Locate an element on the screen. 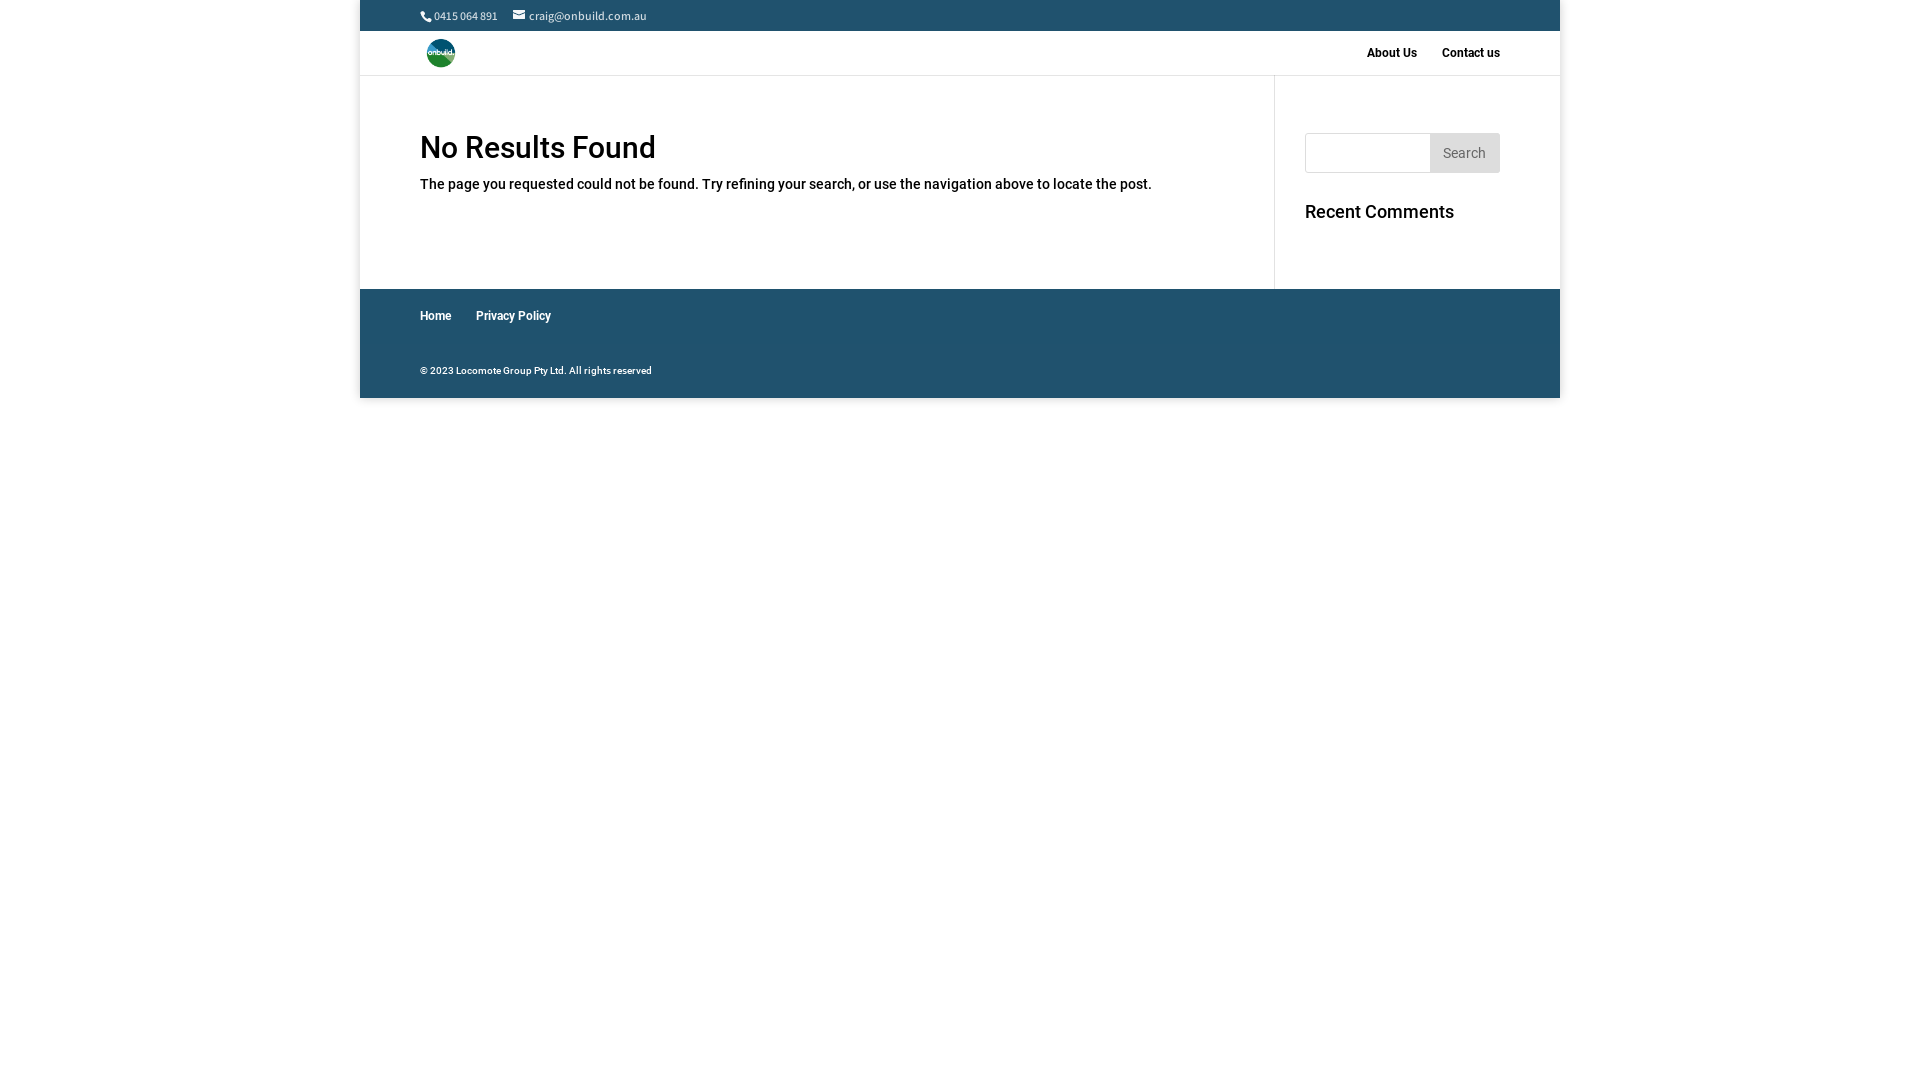  'Home' is located at coordinates (434, 315).